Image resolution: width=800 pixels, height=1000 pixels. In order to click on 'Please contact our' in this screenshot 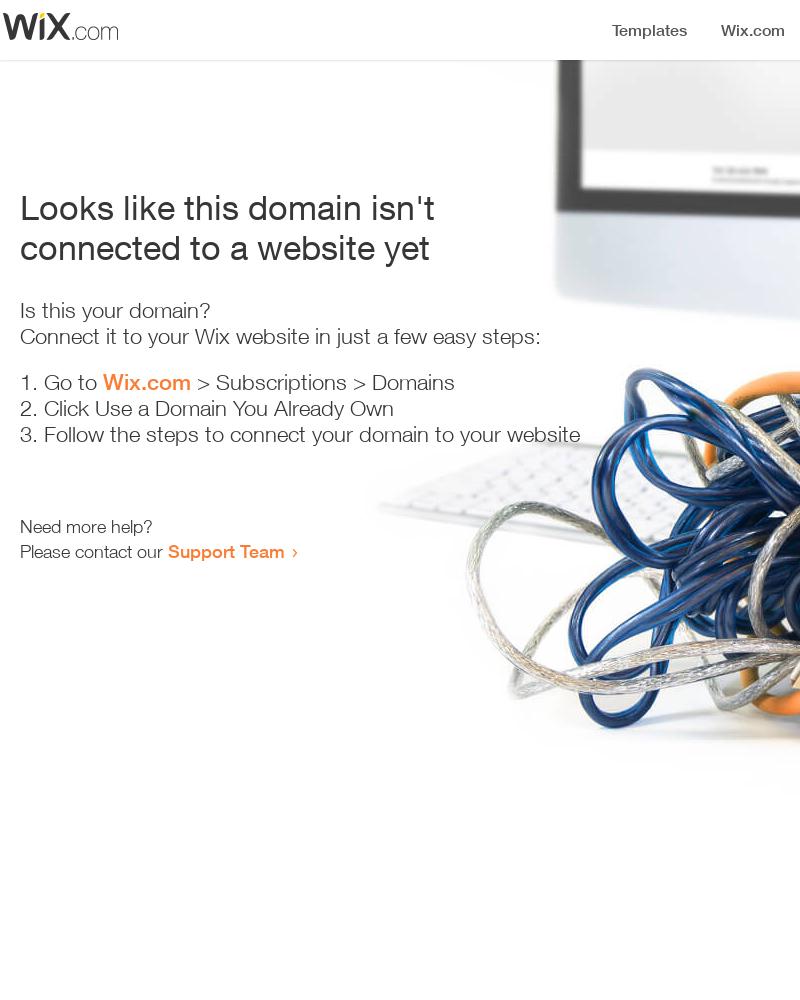, I will do `click(20, 551)`.